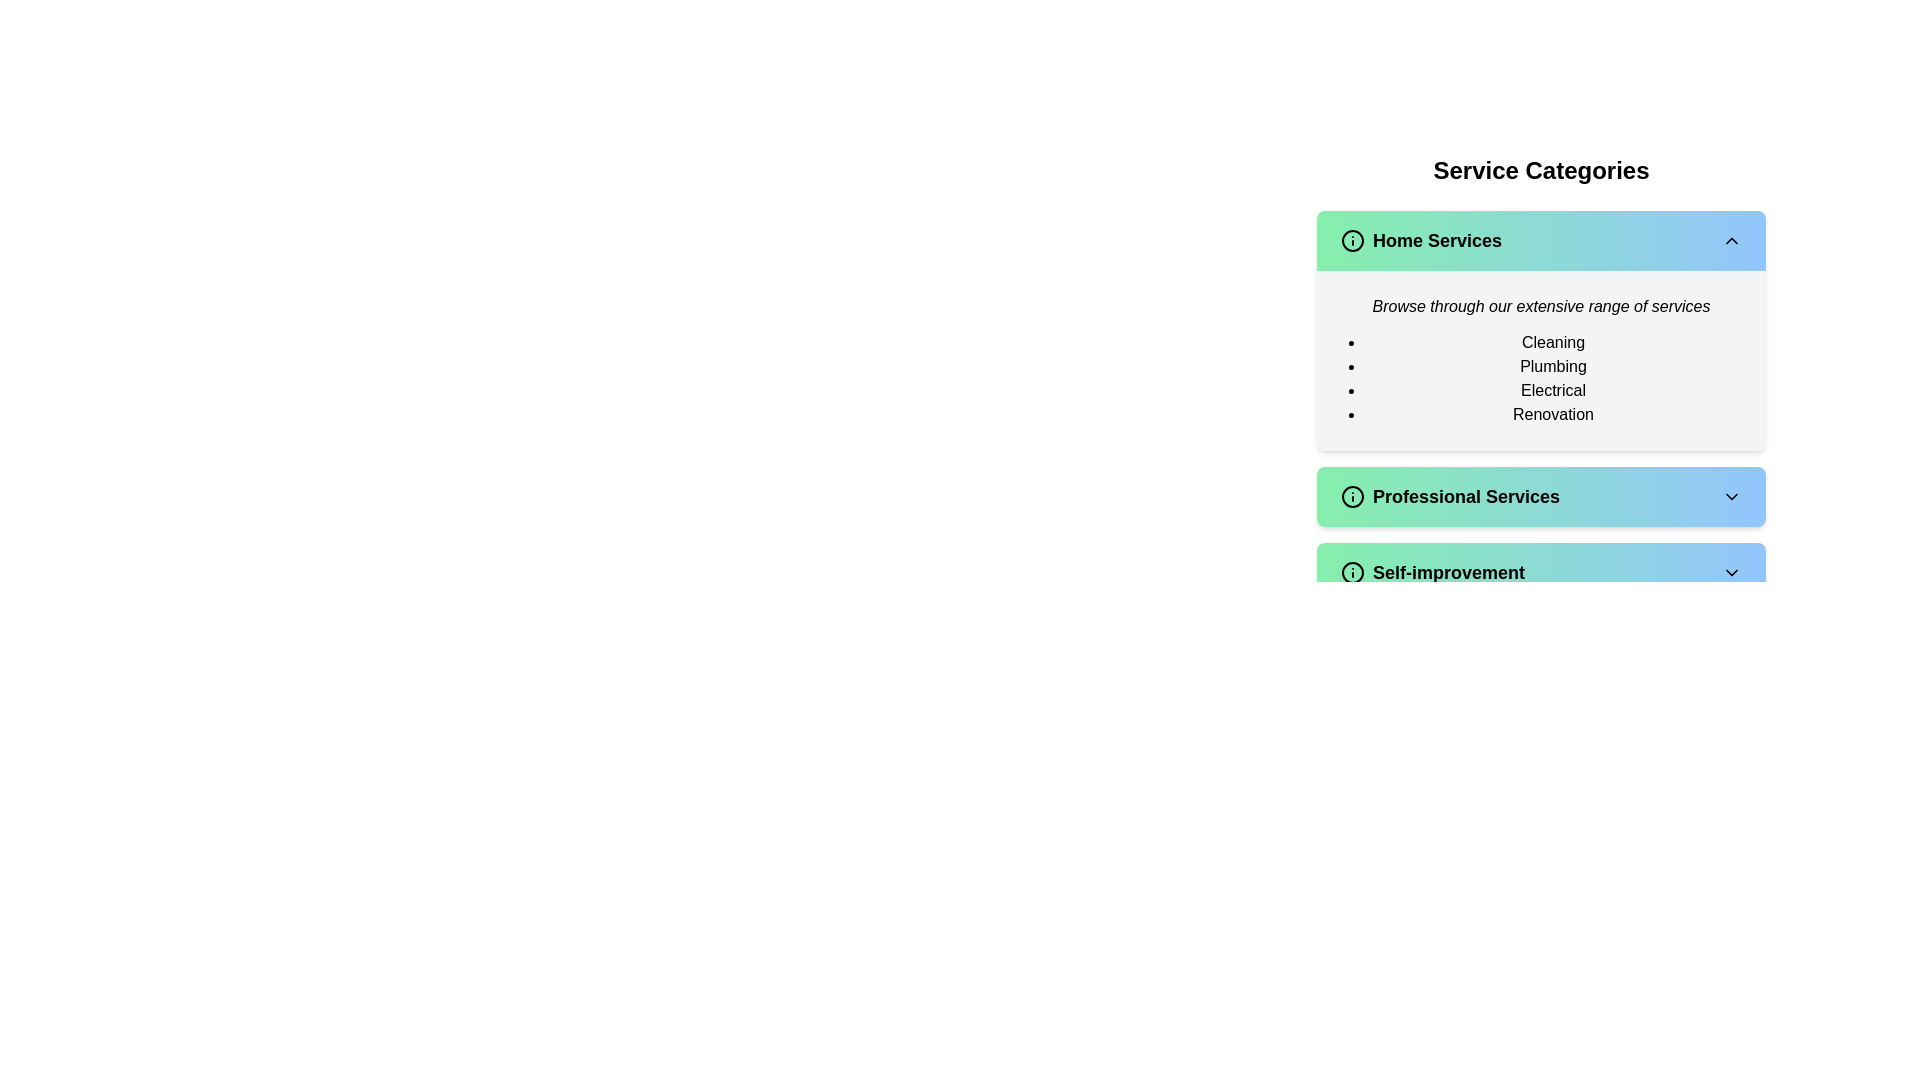  What do you see at coordinates (1552, 390) in the screenshot?
I see `the text label 'Electrical' in the bulleted list under 'Home Services'` at bounding box center [1552, 390].